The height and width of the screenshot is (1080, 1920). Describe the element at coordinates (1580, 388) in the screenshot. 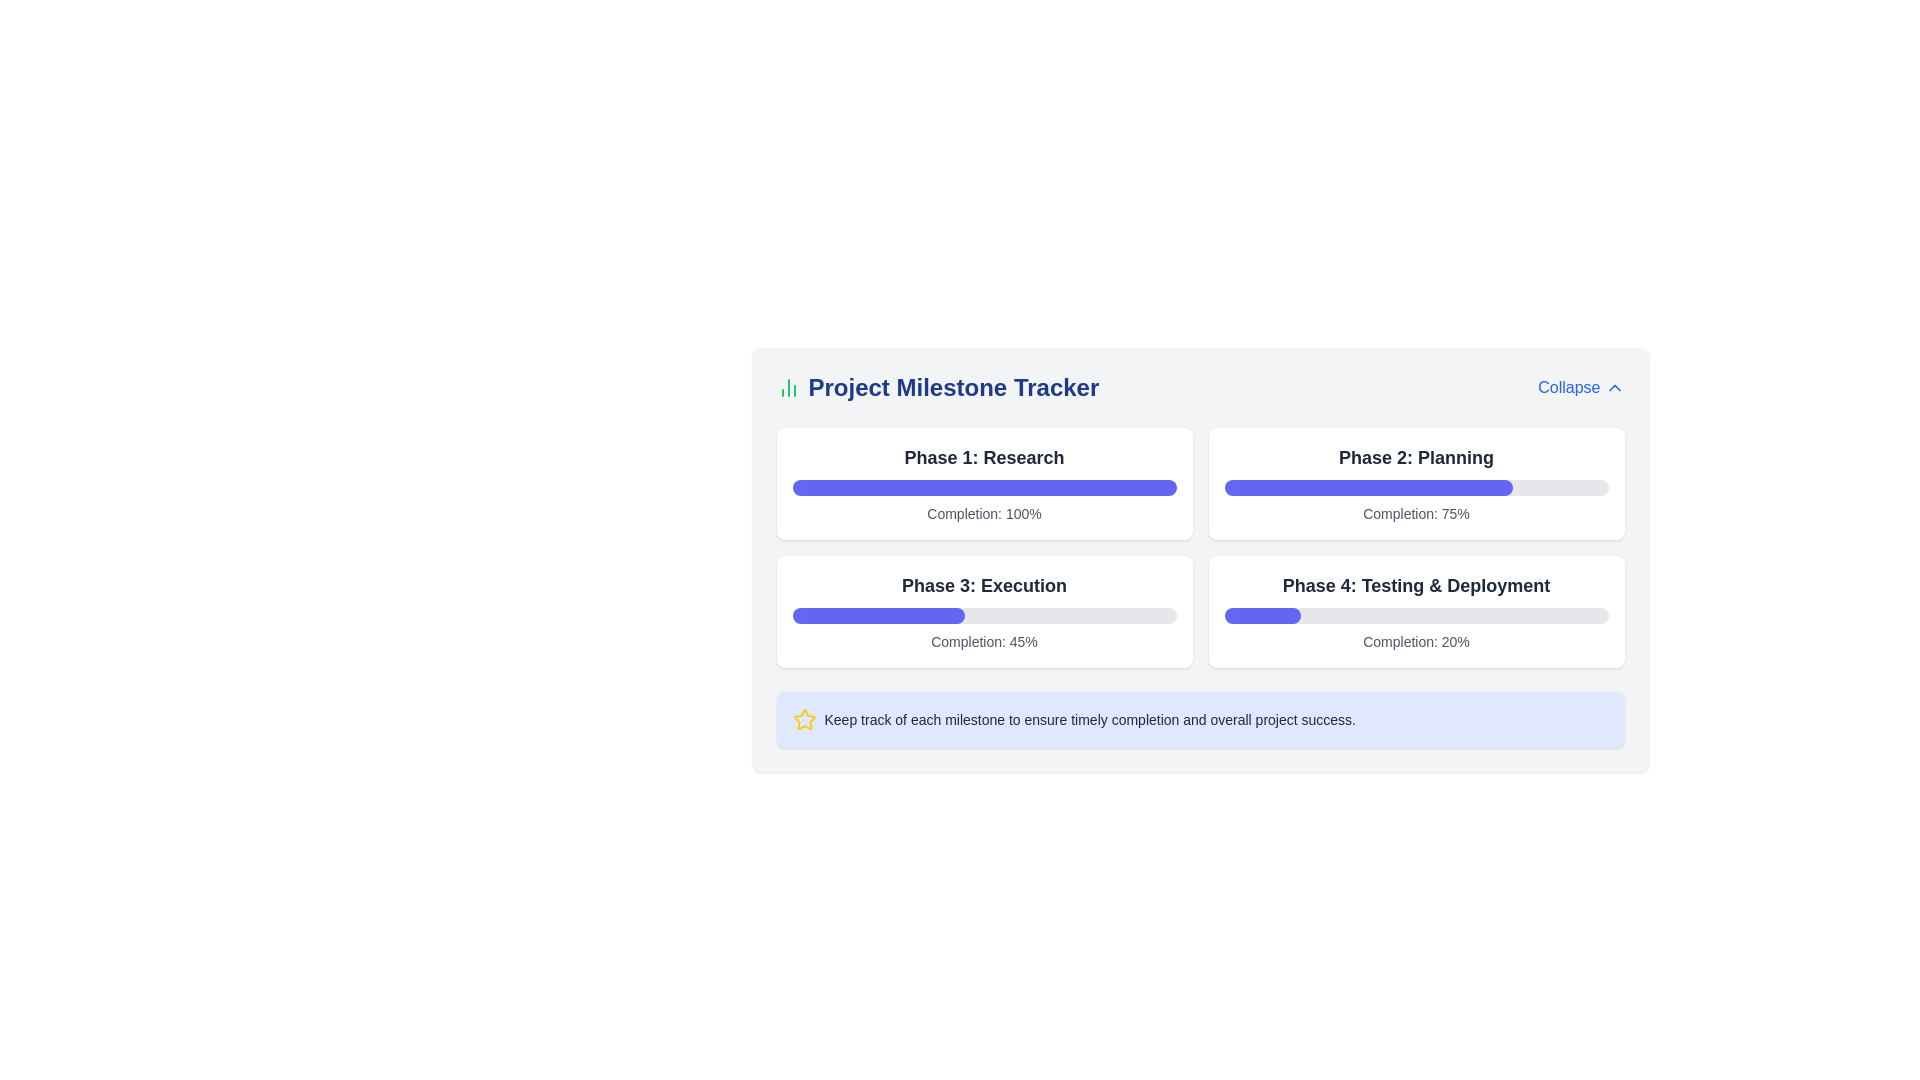

I see `the 'Collapse' button, which is a clickable text label styled in blue font with an upward arrow icon next to it, located at the top-right corner of the 'Project Milestone Tracker' section` at that location.